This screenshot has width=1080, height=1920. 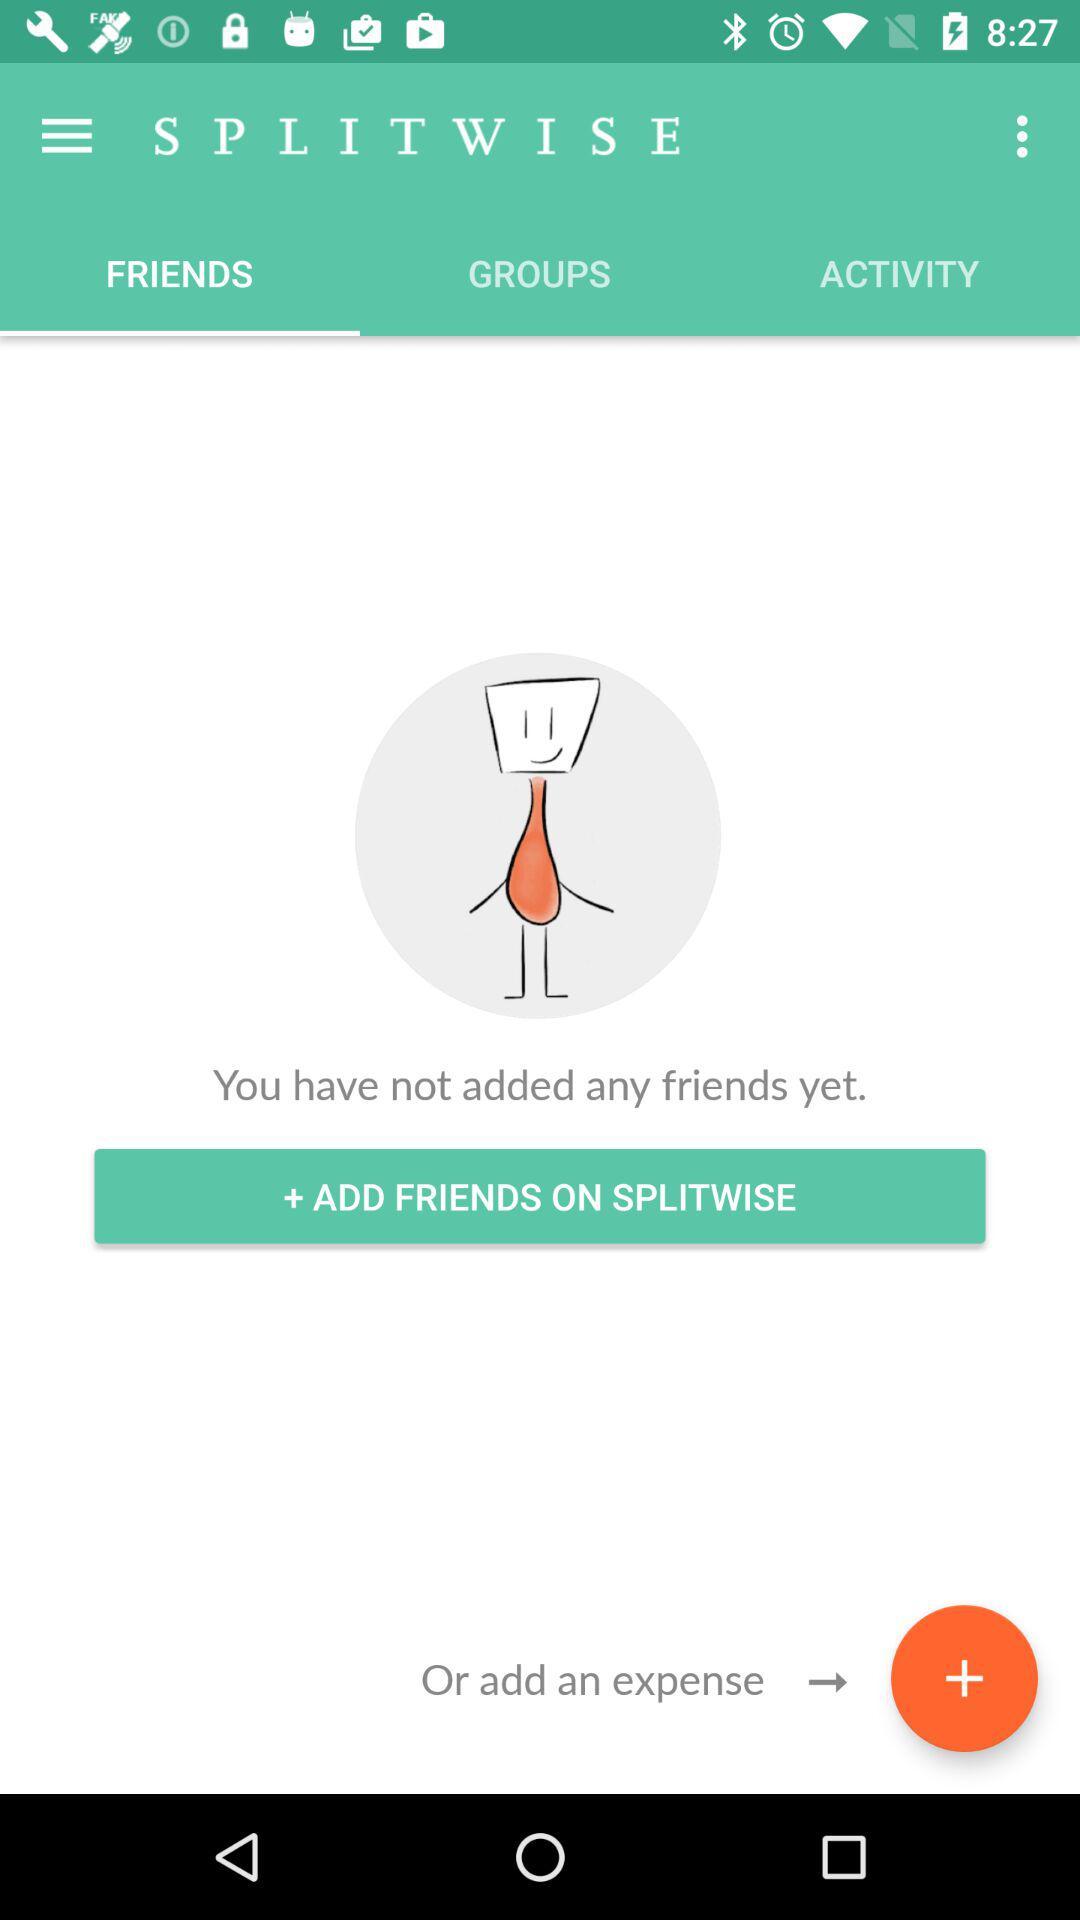 I want to click on the icon below add friends on, so click(x=963, y=1678).